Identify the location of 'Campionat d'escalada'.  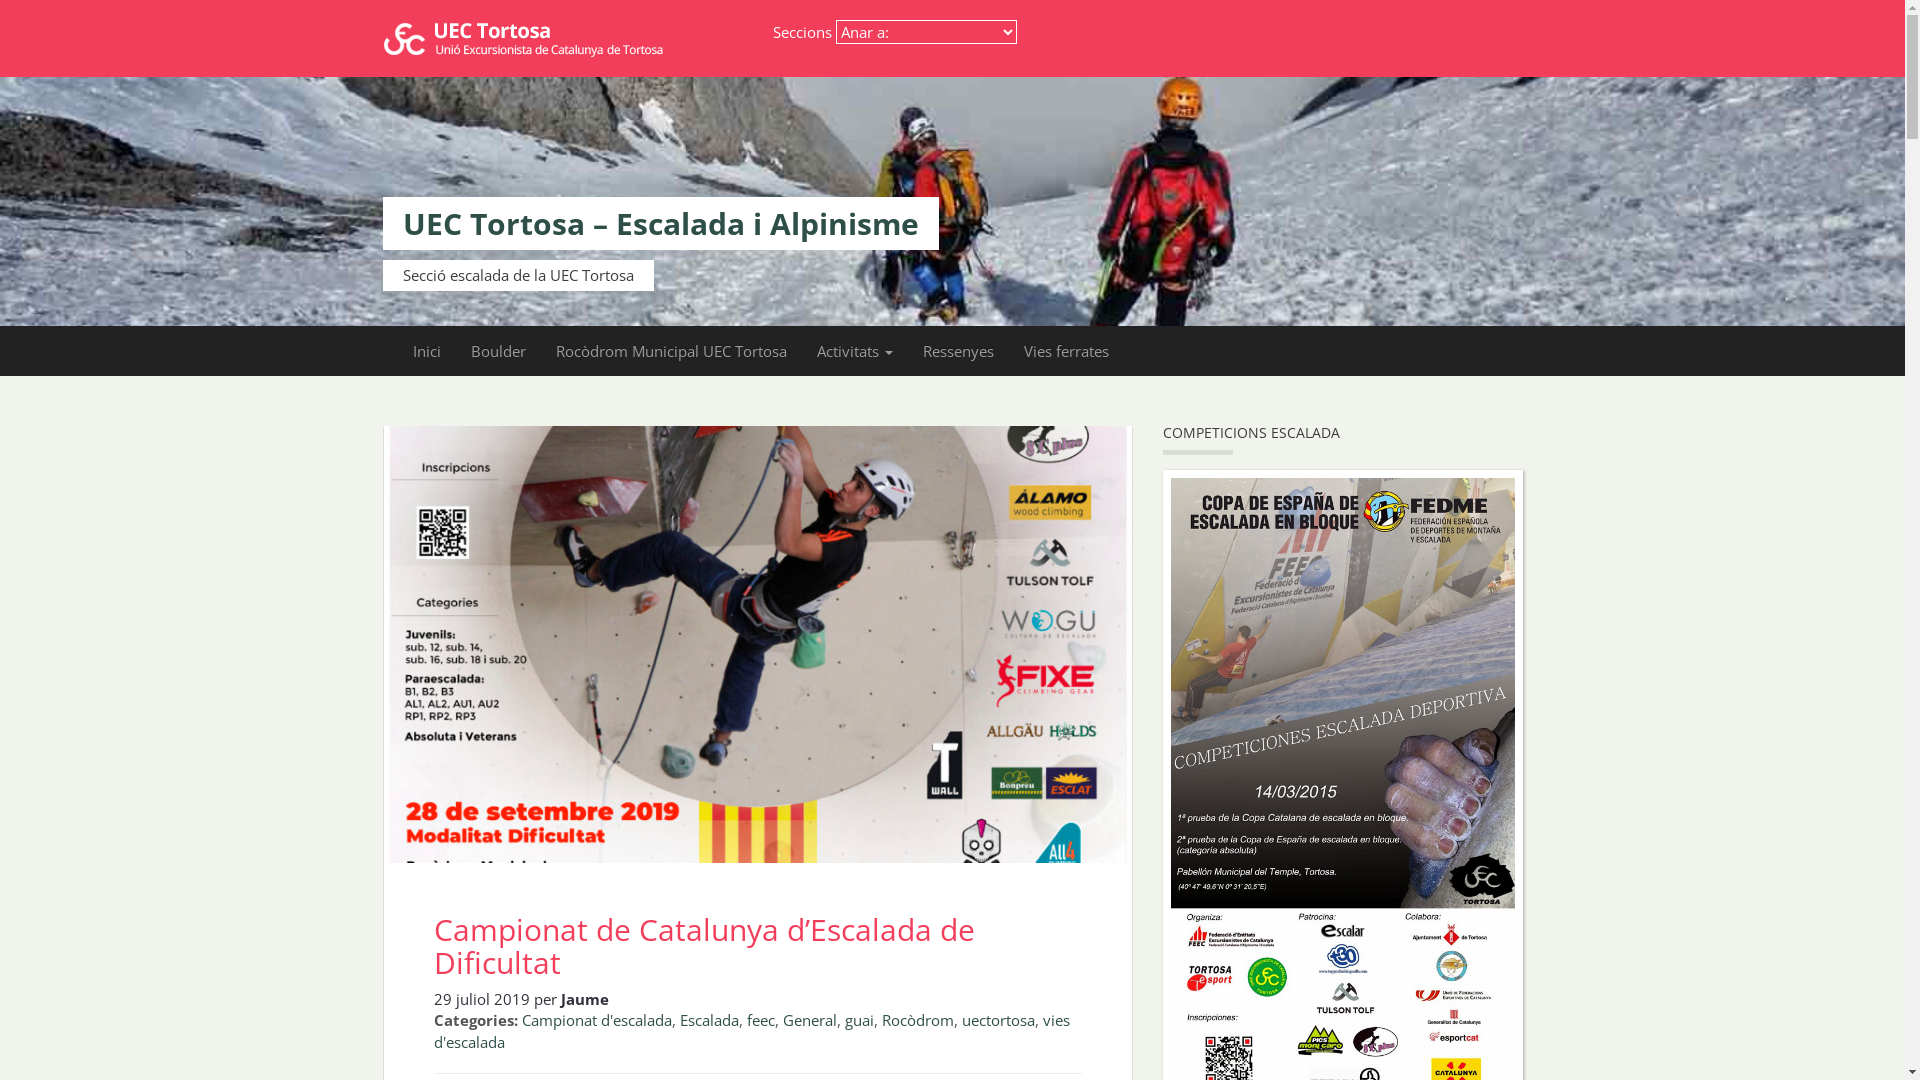
(595, 1019).